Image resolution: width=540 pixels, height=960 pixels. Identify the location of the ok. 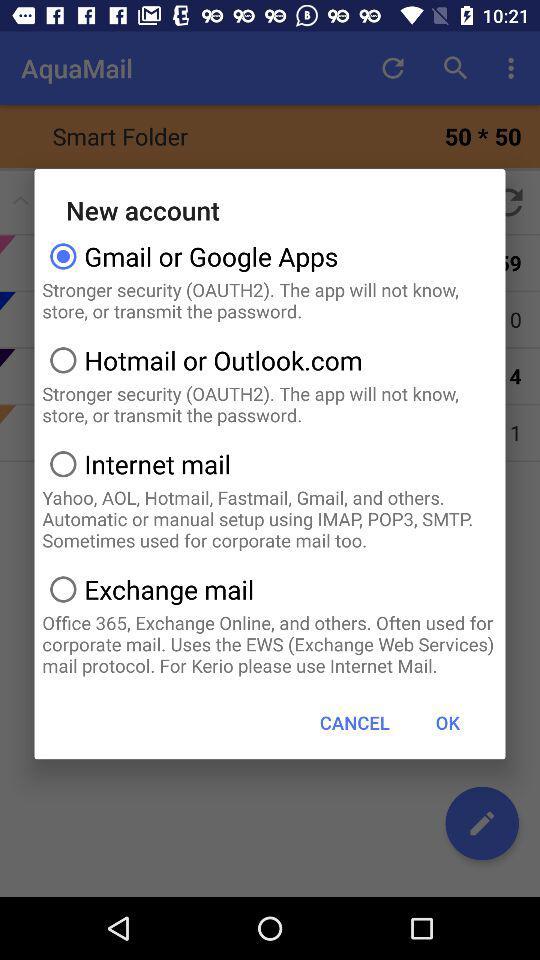
(447, 721).